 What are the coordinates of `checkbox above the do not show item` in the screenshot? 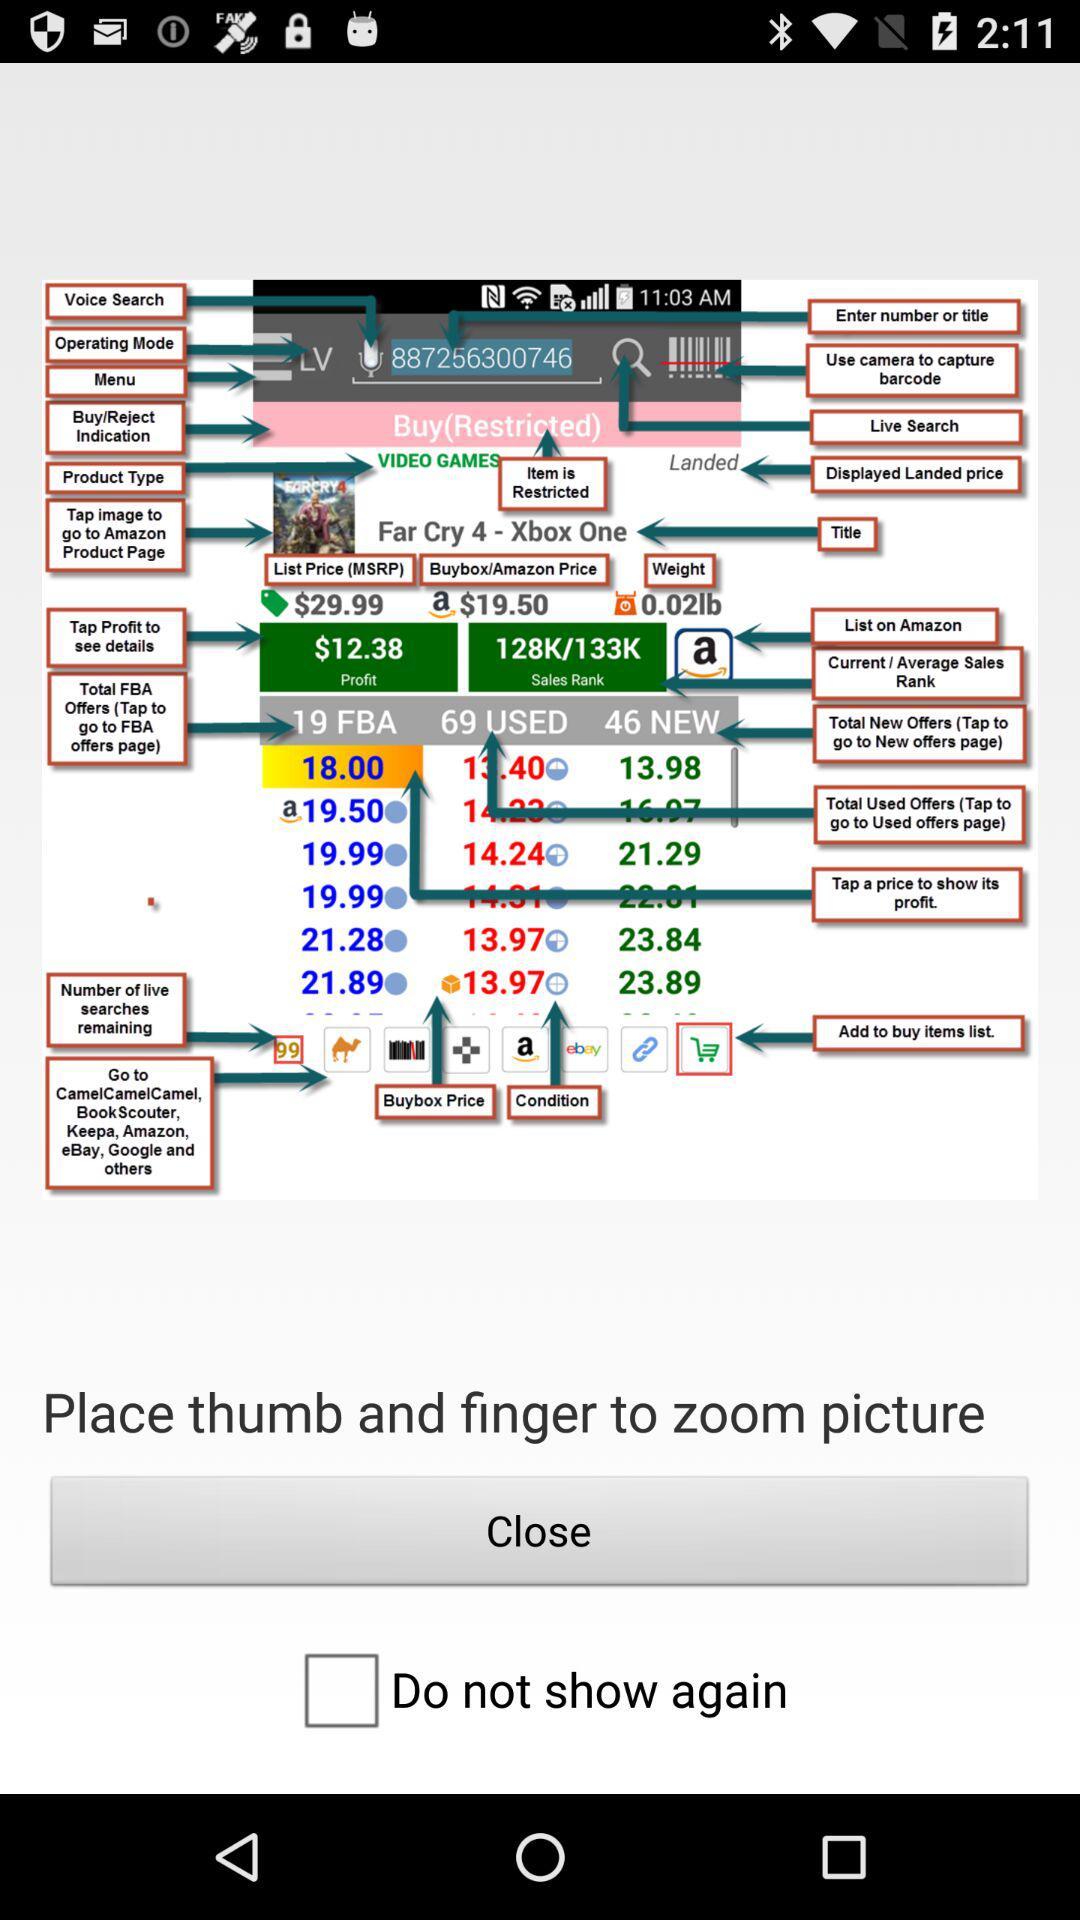 It's located at (540, 1535).